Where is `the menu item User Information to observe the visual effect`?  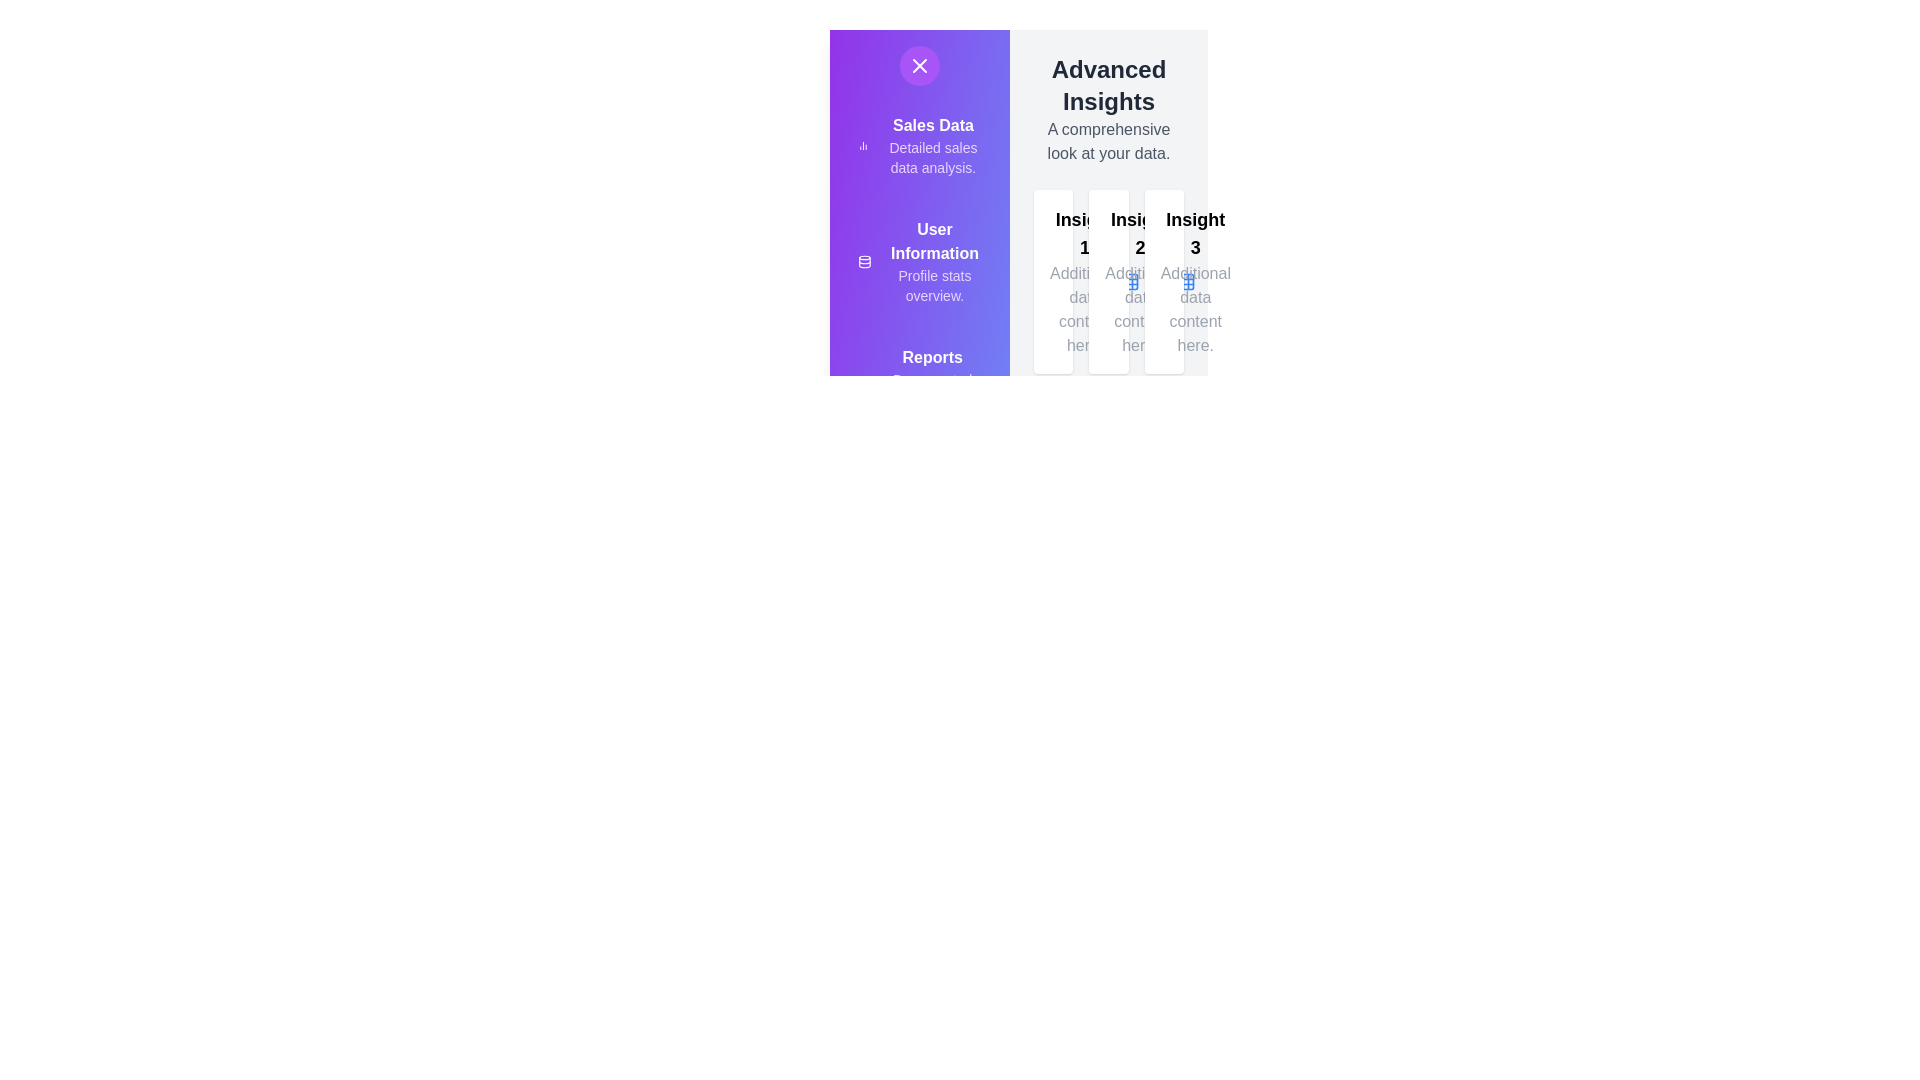 the menu item User Information to observe the visual effect is located at coordinates (849, 249).